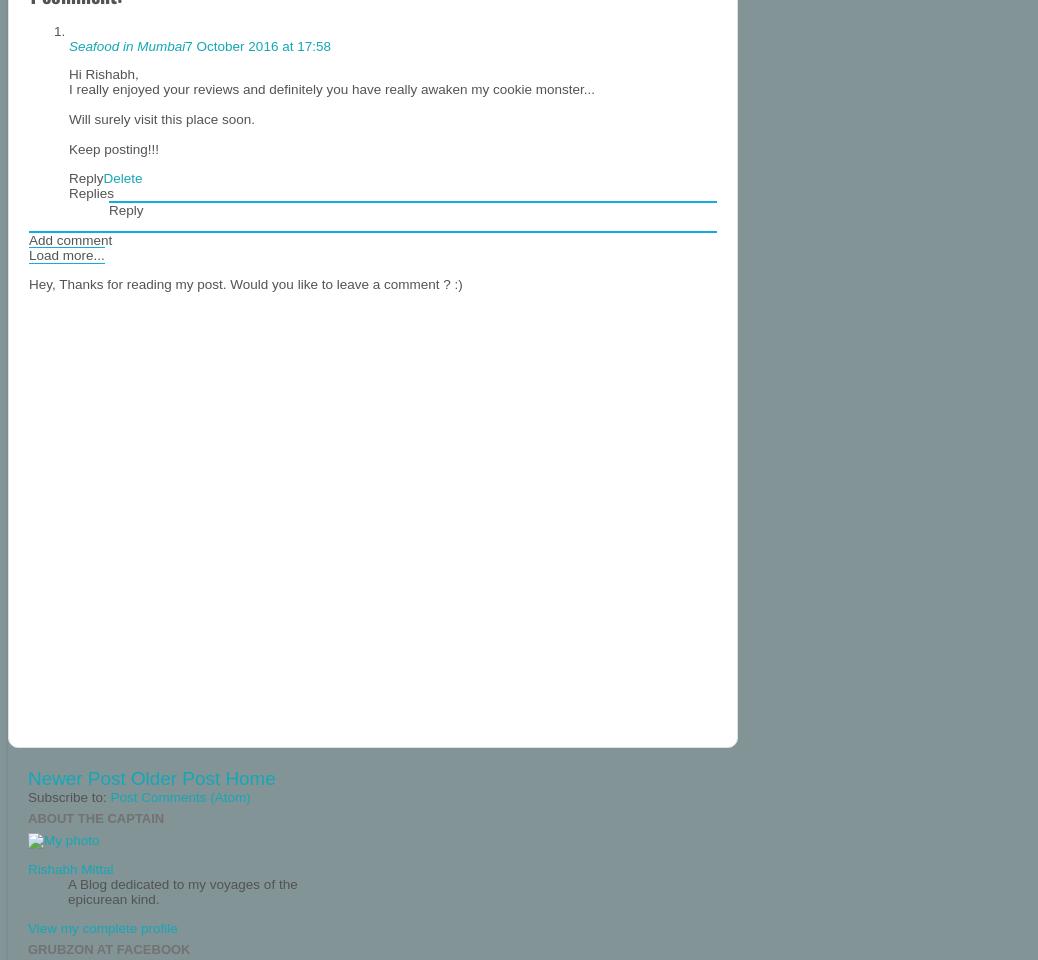  What do you see at coordinates (95, 818) in the screenshot?
I see `'About The Captain'` at bounding box center [95, 818].